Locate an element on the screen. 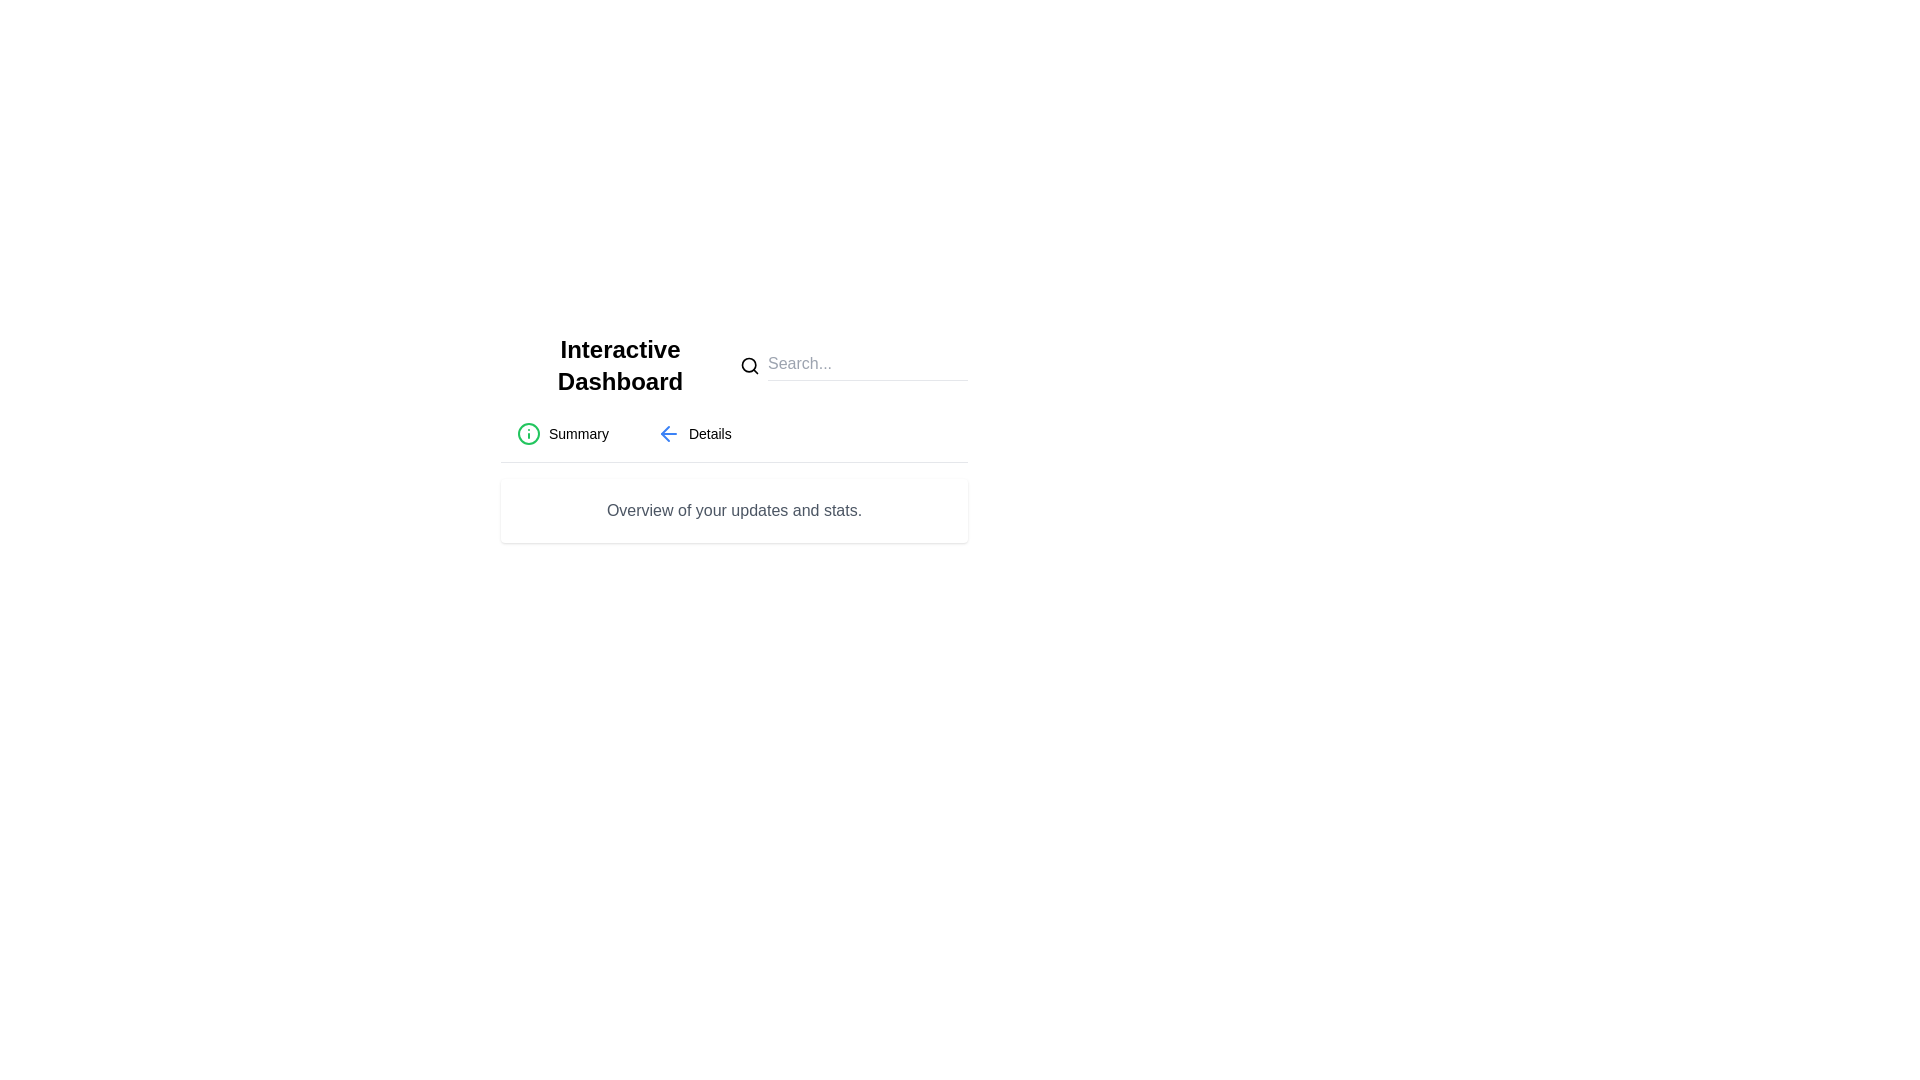 This screenshot has height=1080, width=1920. the tab labeled Summary to switch to its content is located at coordinates (561, 433).